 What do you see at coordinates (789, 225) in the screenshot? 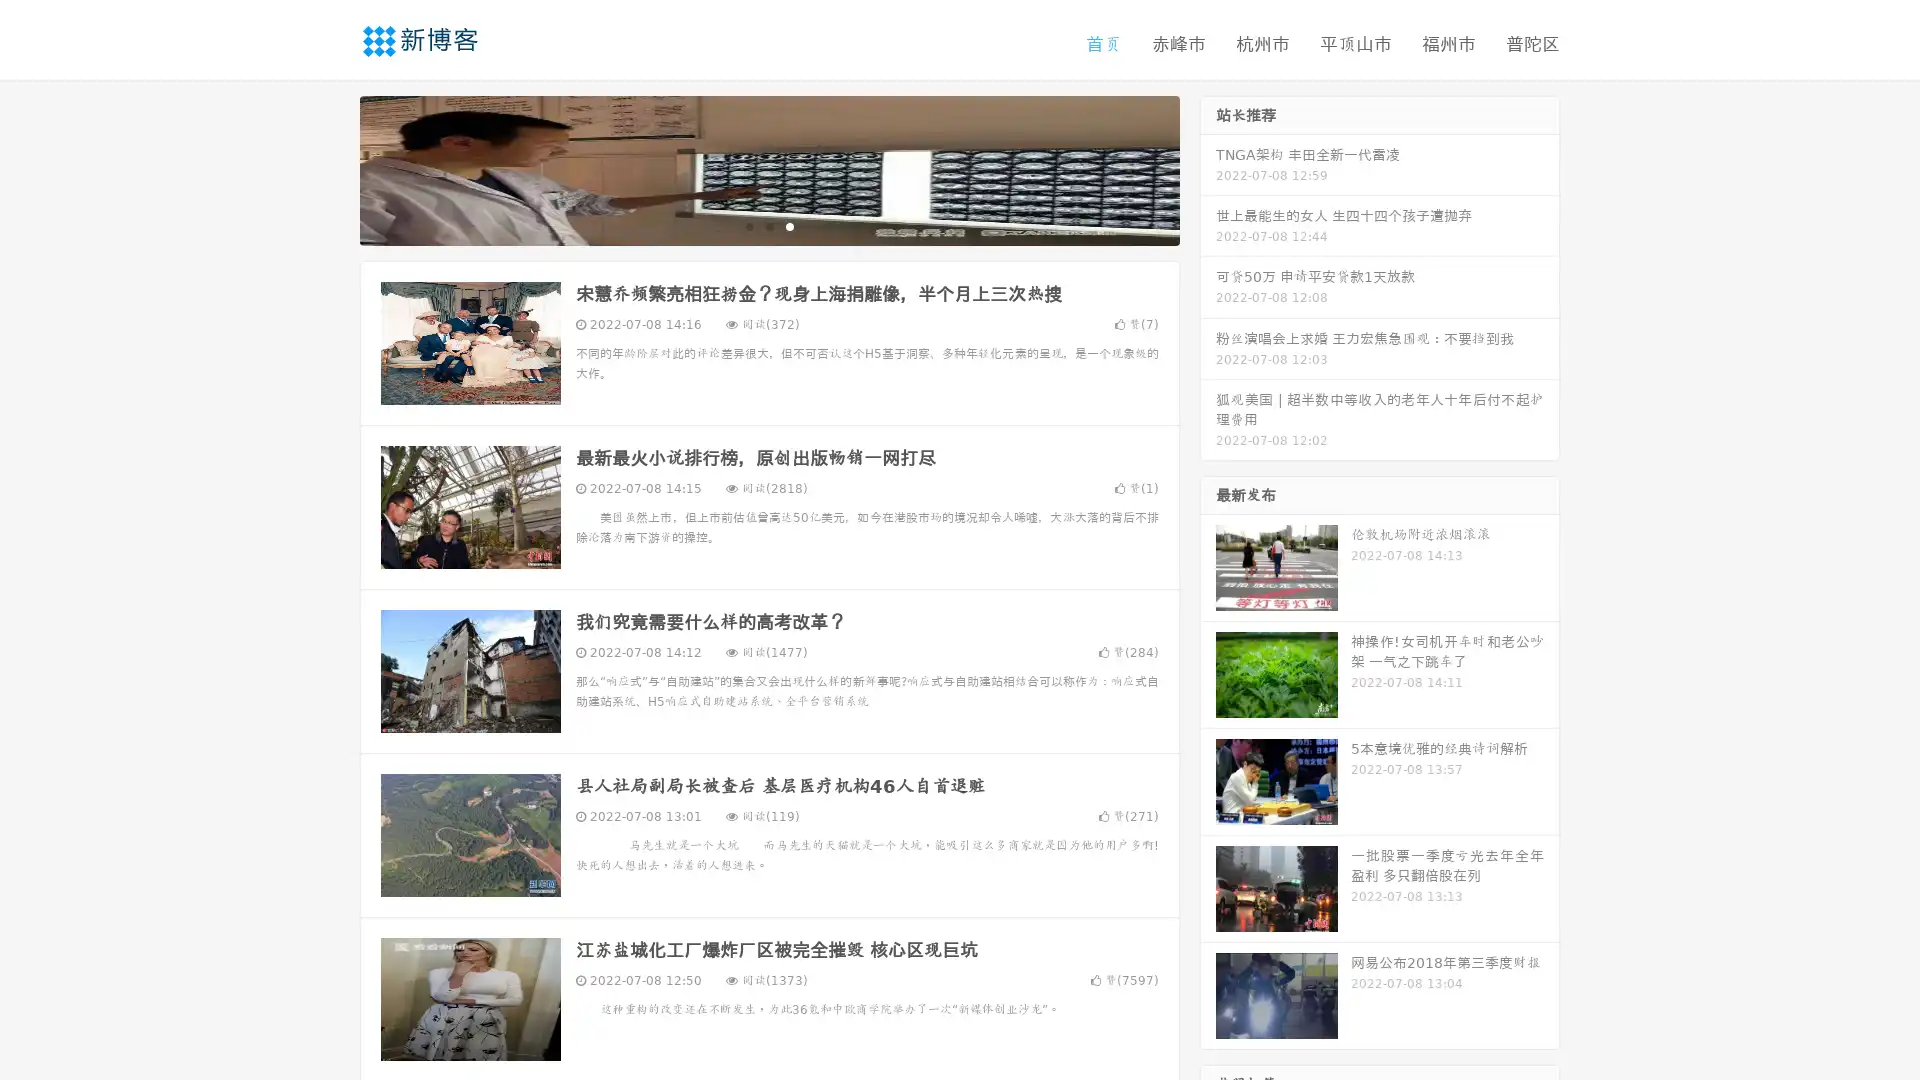
I see `Go to slide 3` at bounding box center [789, 225].